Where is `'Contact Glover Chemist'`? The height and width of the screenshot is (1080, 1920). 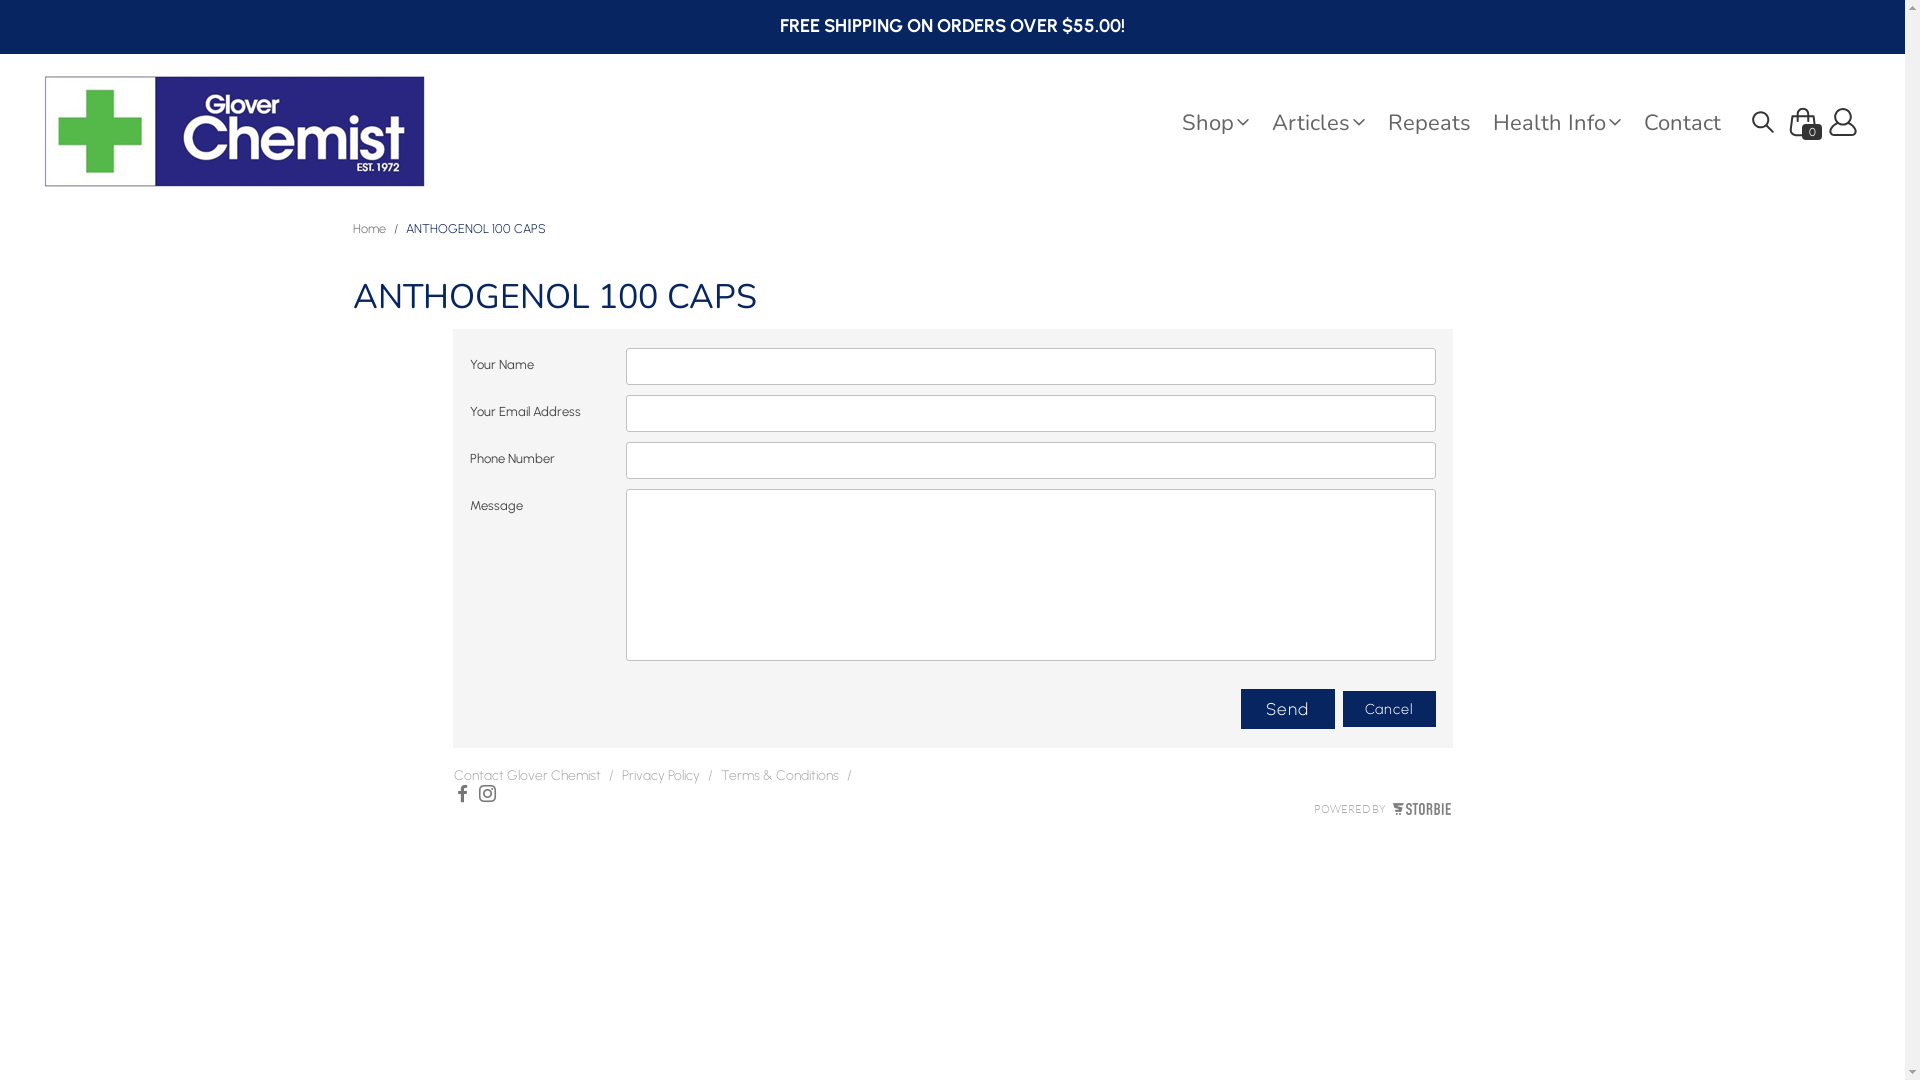 'Contact Glover Chemist' is located at coordinates (527, 778).